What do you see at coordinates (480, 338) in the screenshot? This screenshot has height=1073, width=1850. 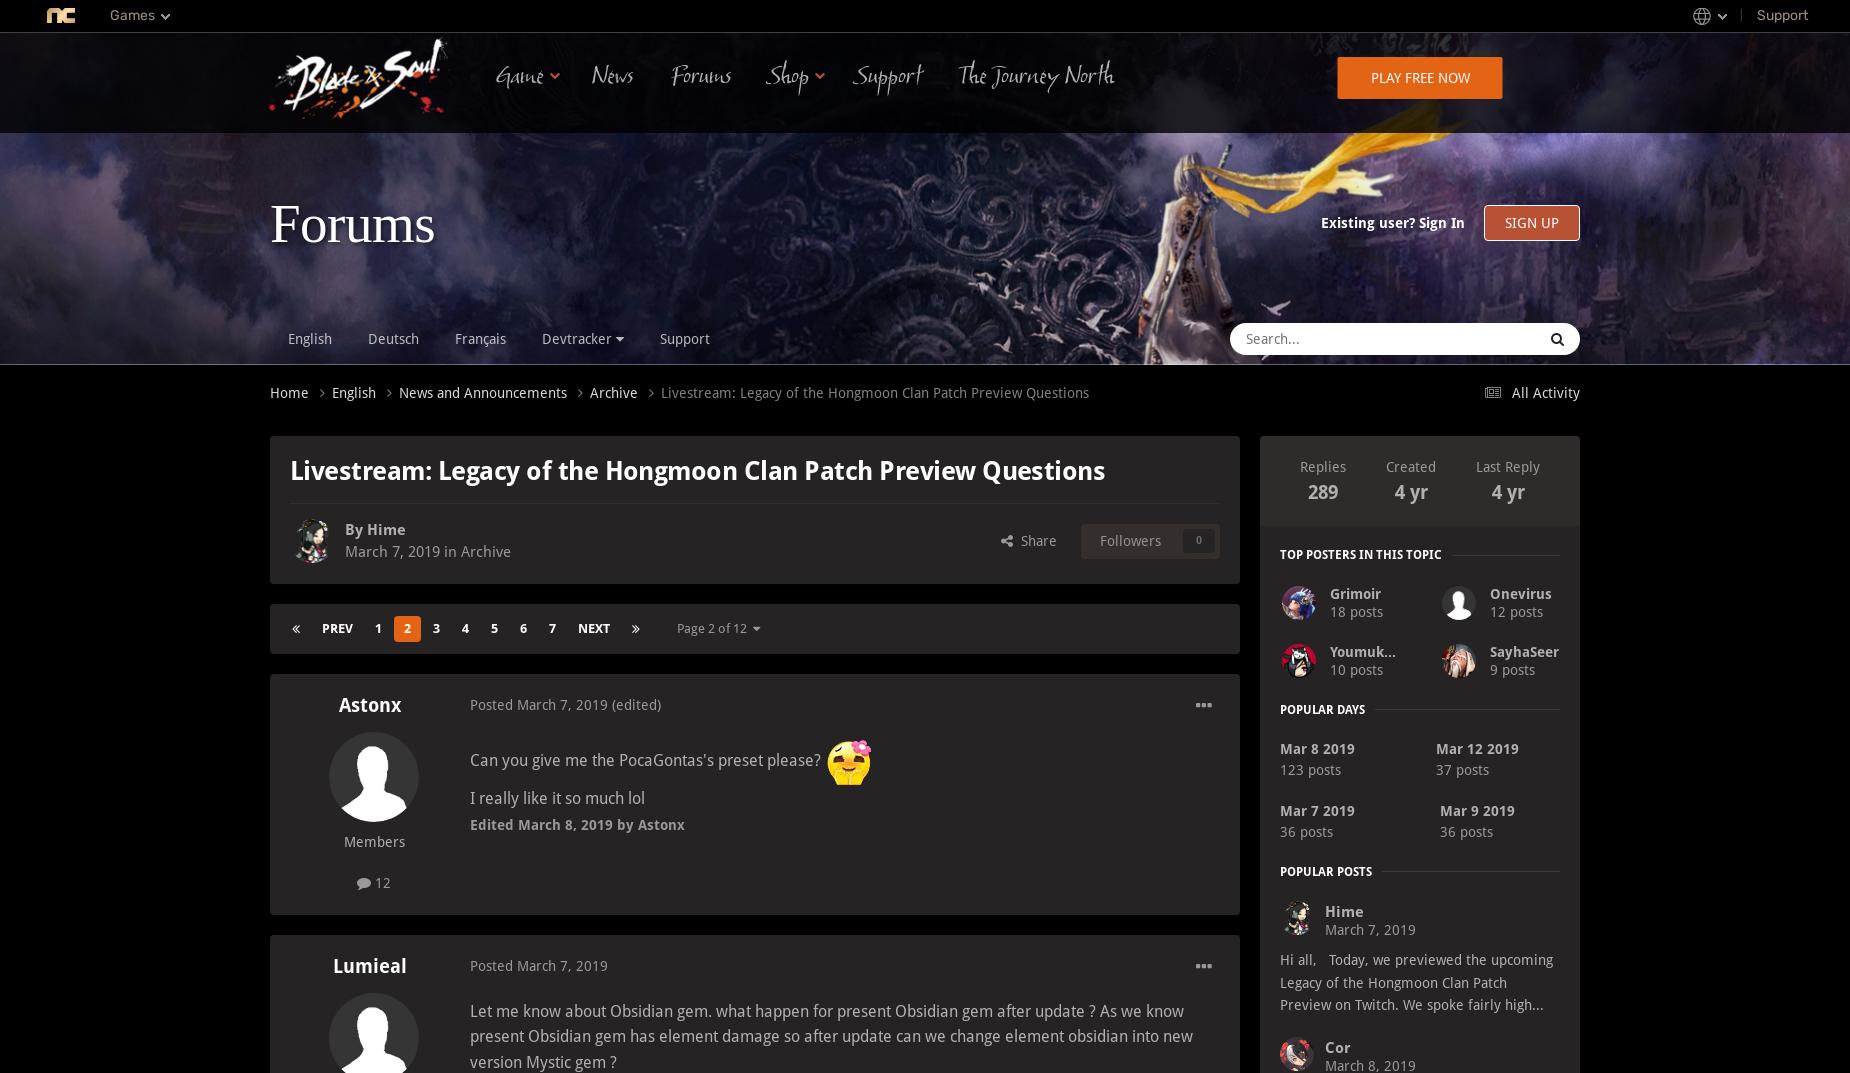 I see `'Français'` at bounding box center [480, 338].